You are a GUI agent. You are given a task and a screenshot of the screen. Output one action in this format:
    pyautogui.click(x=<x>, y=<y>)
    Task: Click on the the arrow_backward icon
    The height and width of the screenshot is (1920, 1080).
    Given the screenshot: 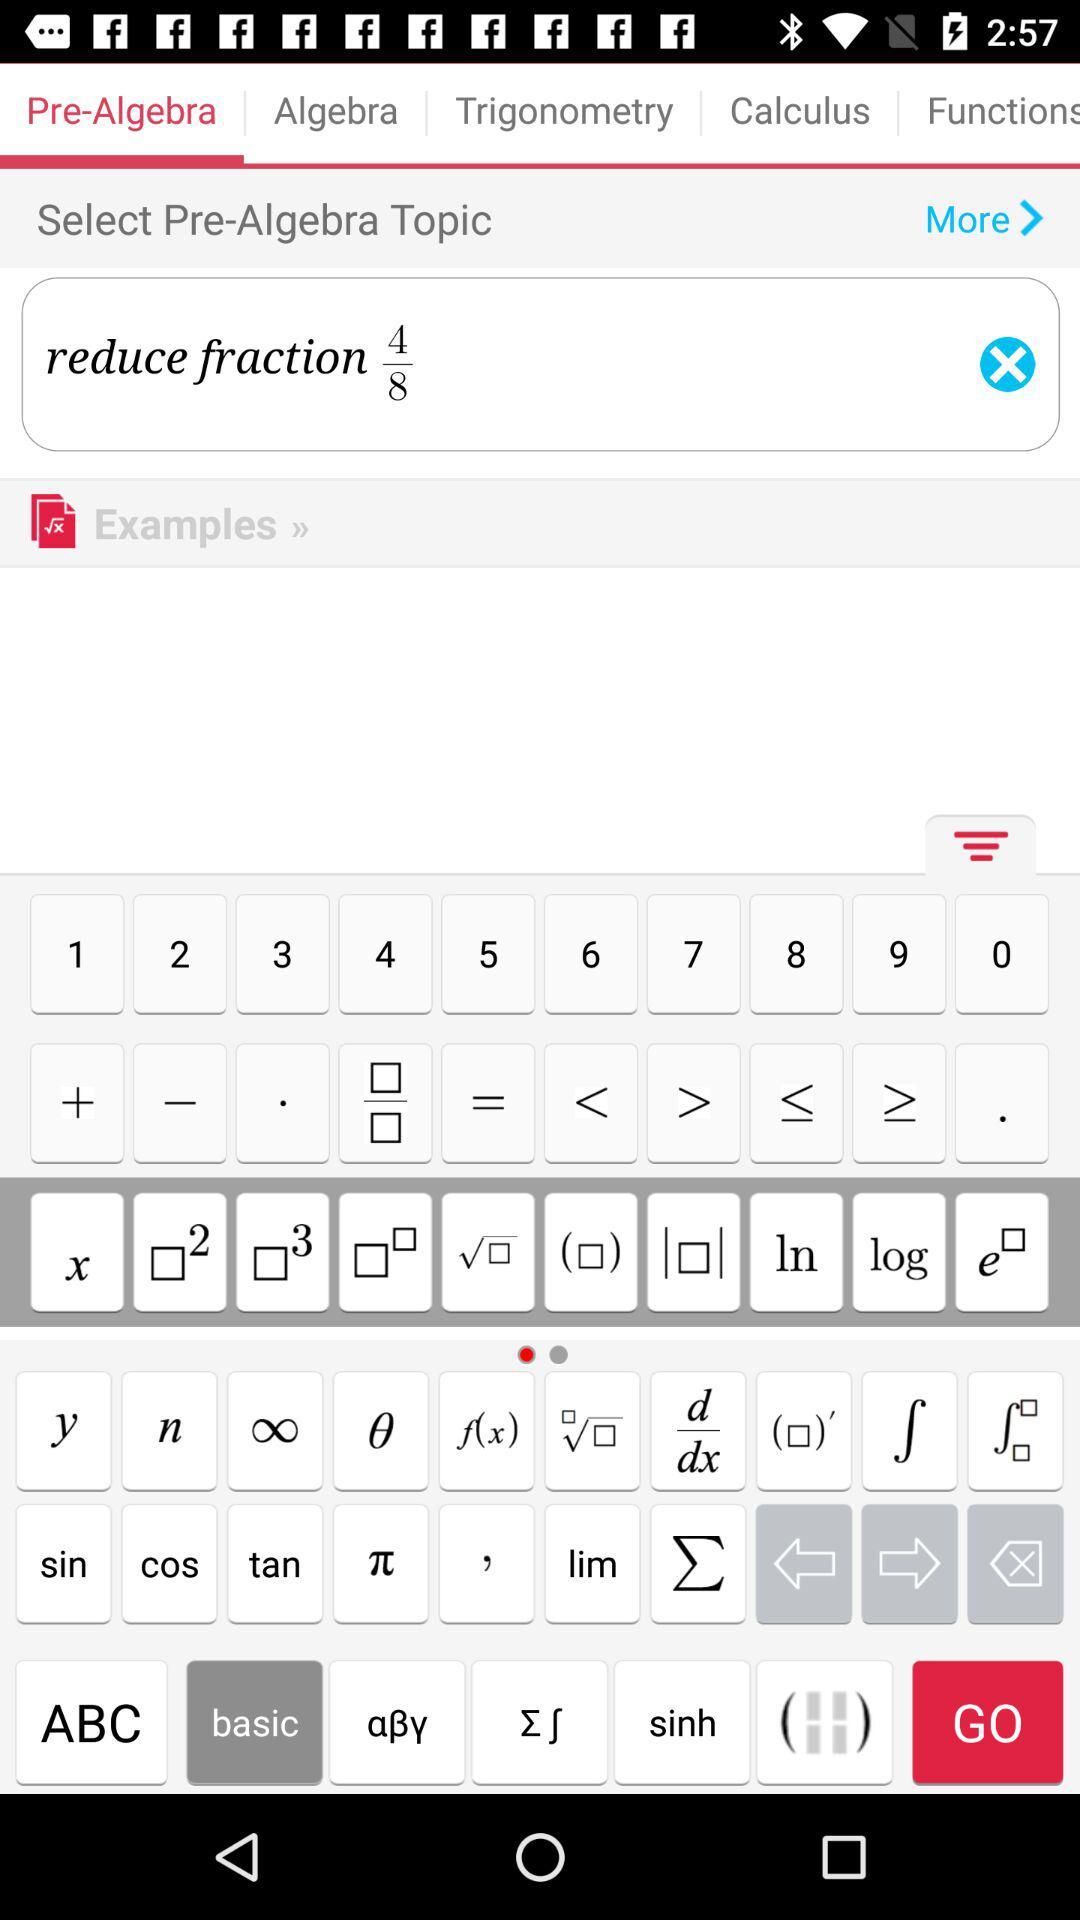 What is the action you would take?
    pyautogui.click(x=589, y=1101)
    